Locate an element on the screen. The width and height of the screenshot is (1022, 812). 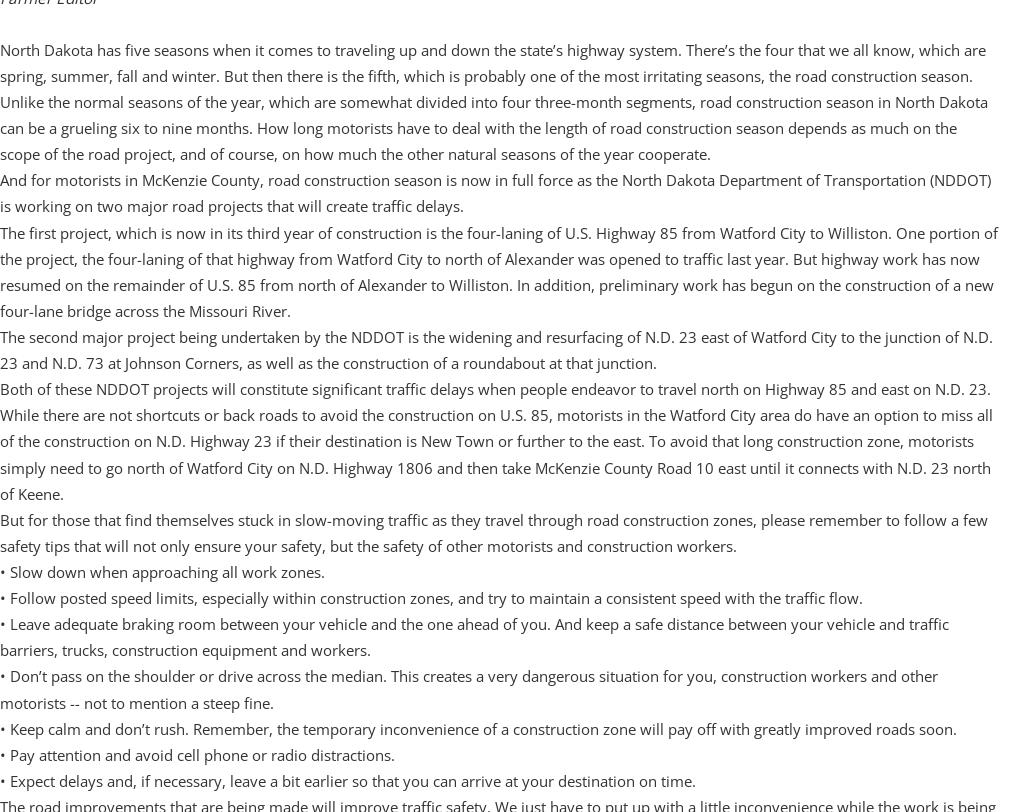
'Register Now' is located at coordinates (126, 608).